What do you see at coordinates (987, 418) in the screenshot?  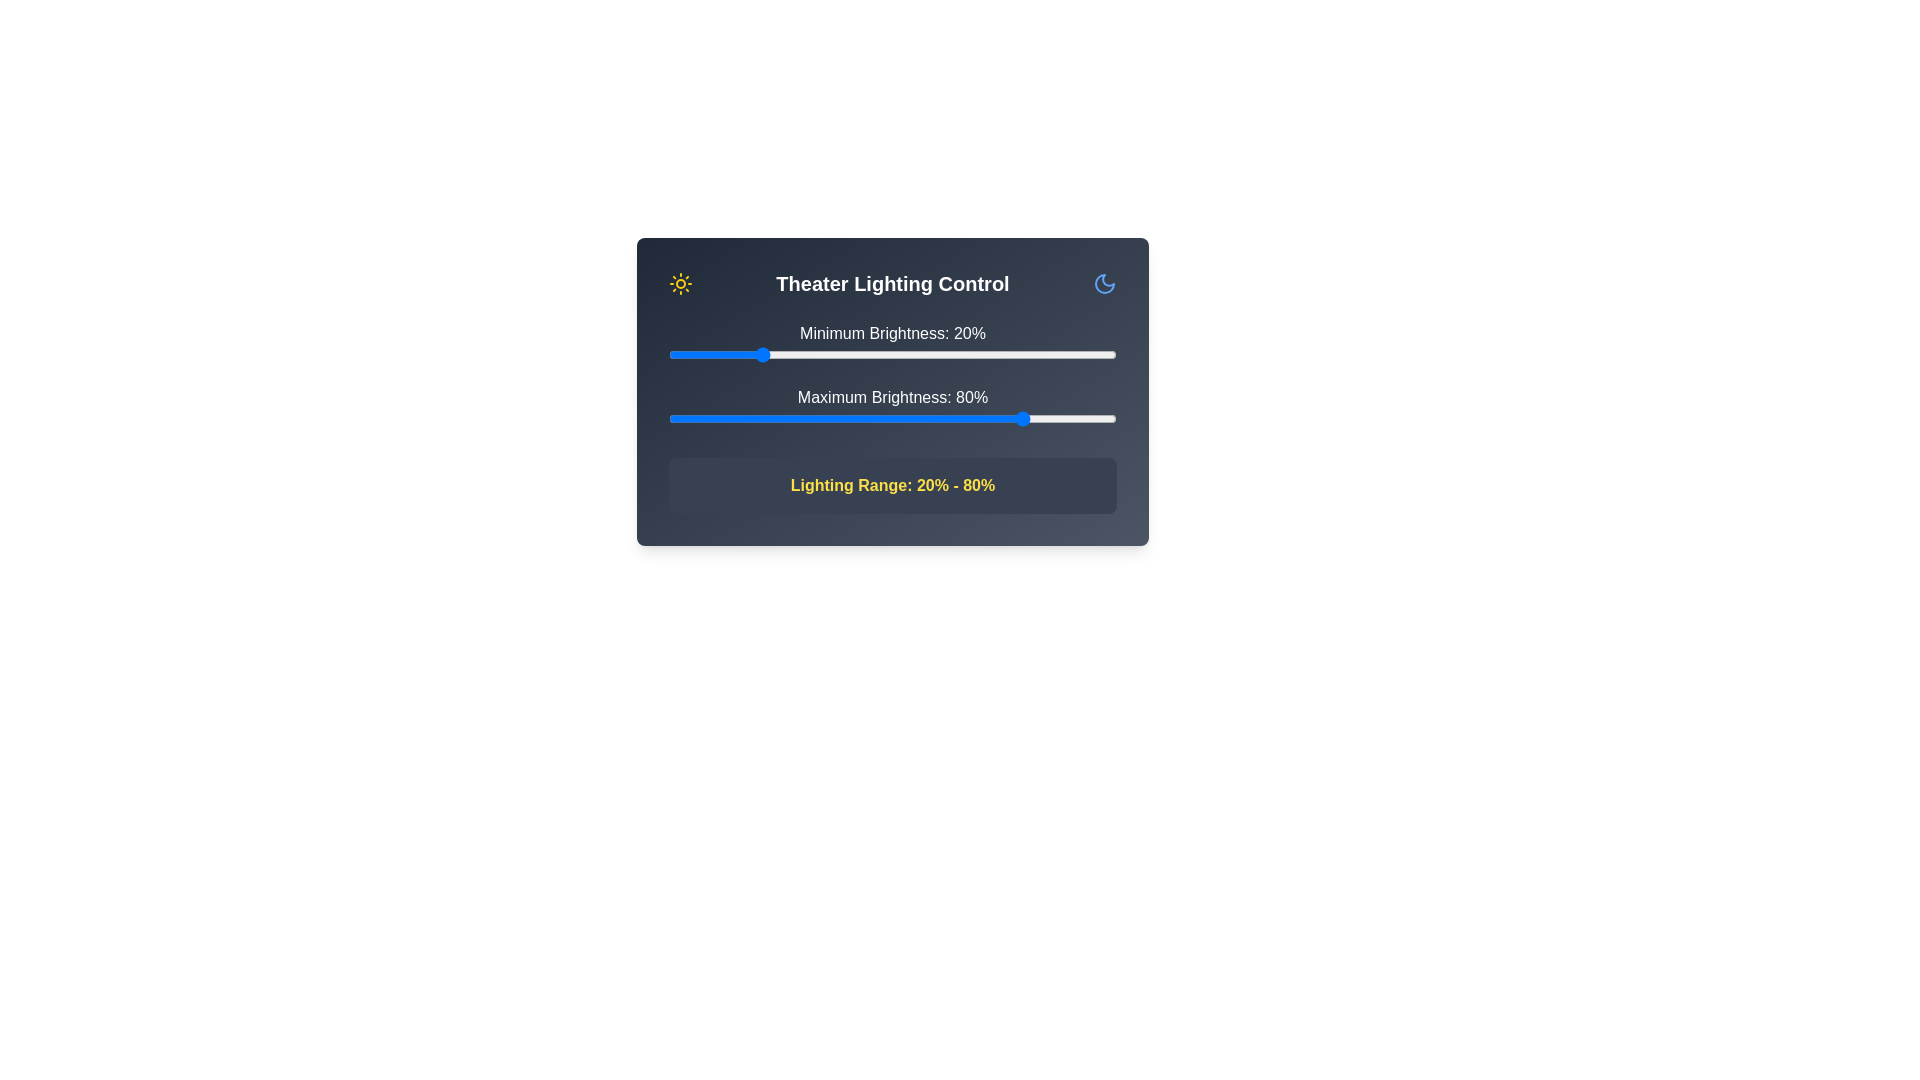 I see `the maximum brightness slider to 71%` at bounding box center [987, 418].